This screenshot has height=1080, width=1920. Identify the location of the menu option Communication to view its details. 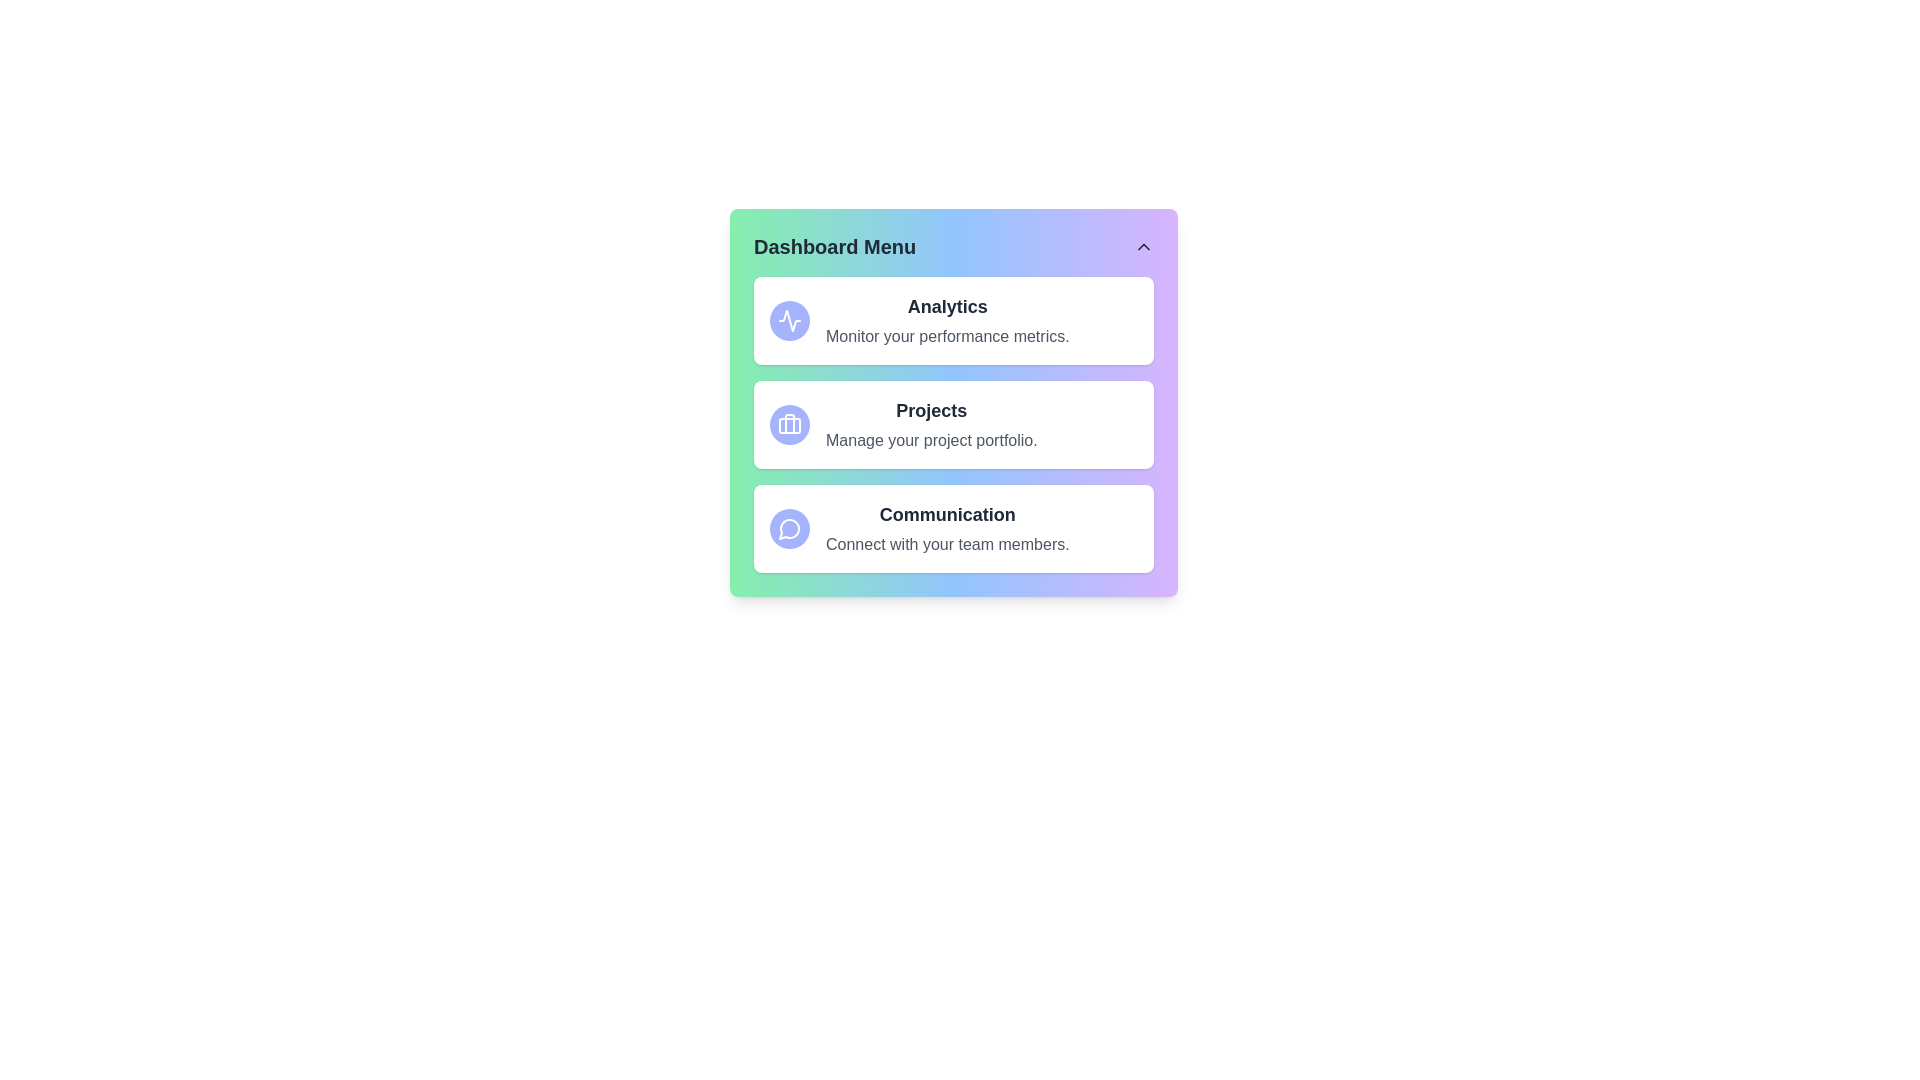
(953, 527).